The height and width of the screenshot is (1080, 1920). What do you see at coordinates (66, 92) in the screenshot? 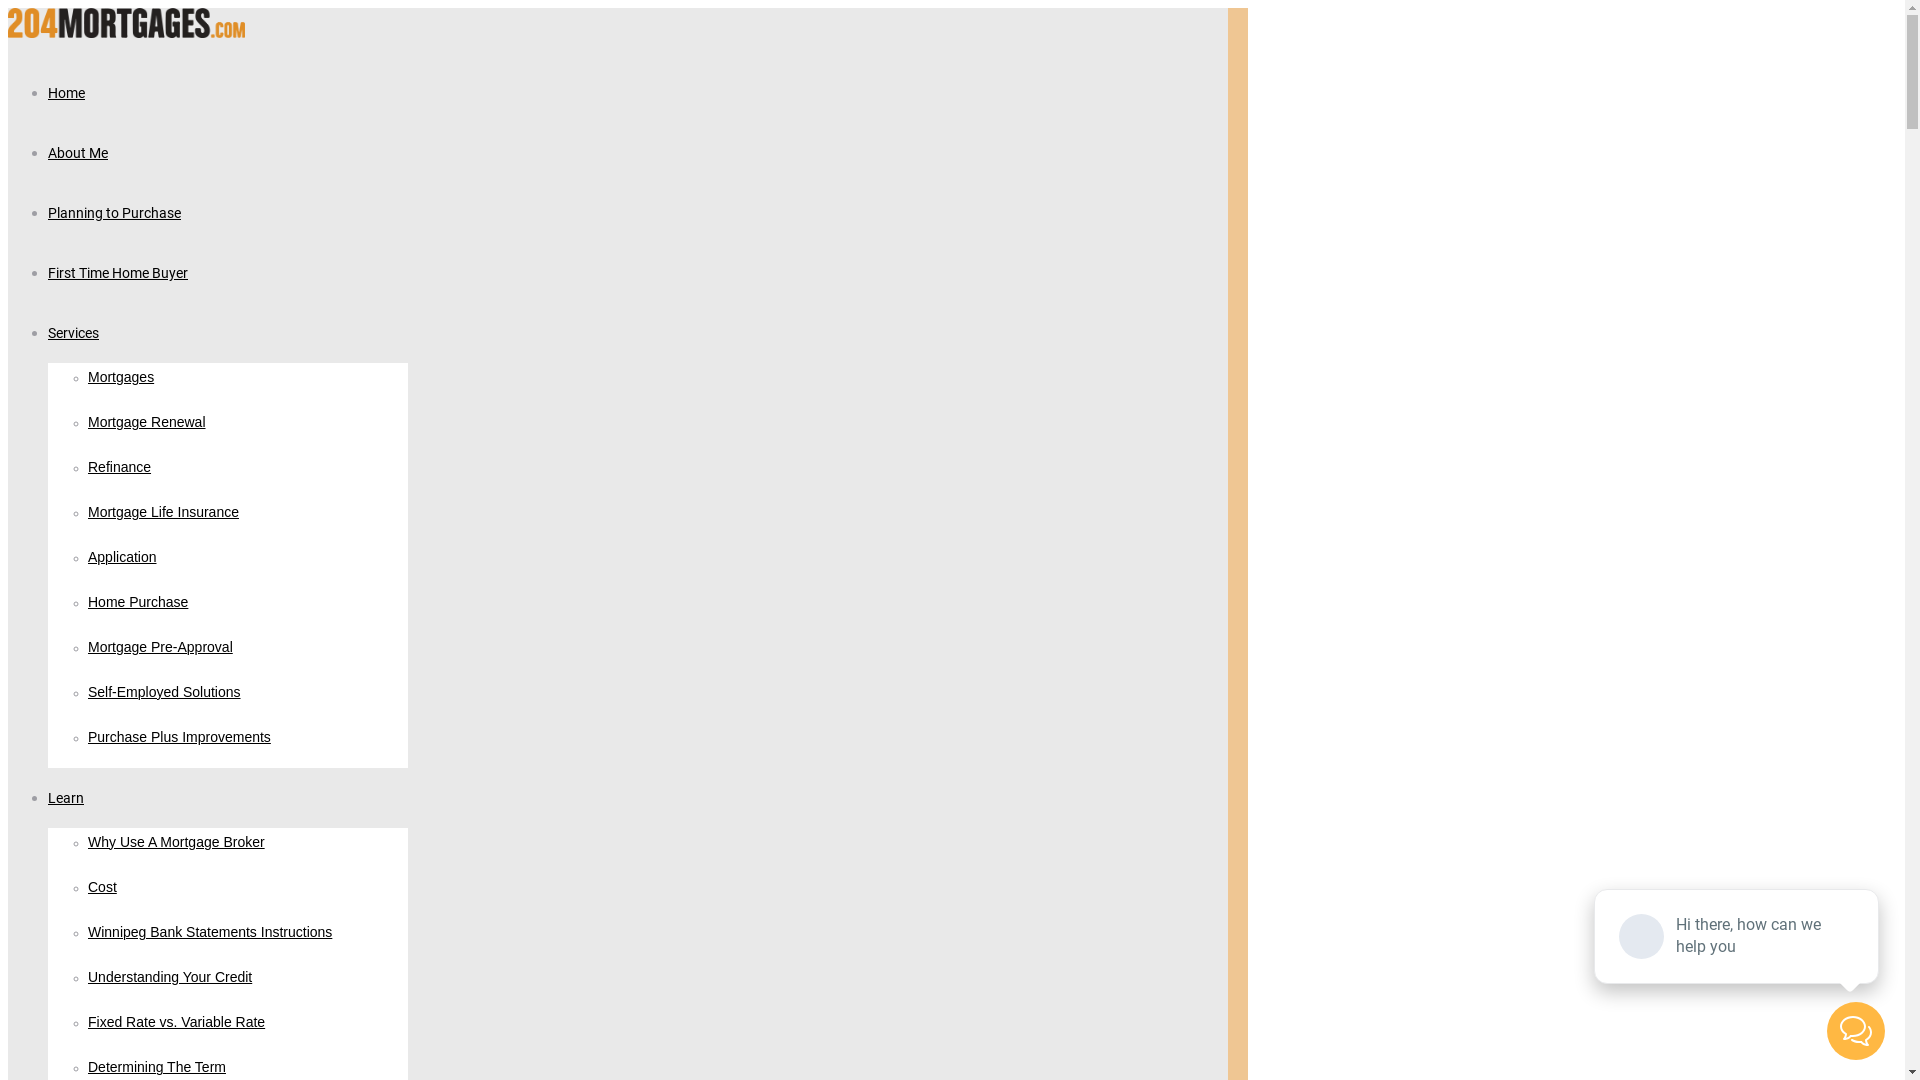
I see `'Home'` at bounding box center [66, 92].